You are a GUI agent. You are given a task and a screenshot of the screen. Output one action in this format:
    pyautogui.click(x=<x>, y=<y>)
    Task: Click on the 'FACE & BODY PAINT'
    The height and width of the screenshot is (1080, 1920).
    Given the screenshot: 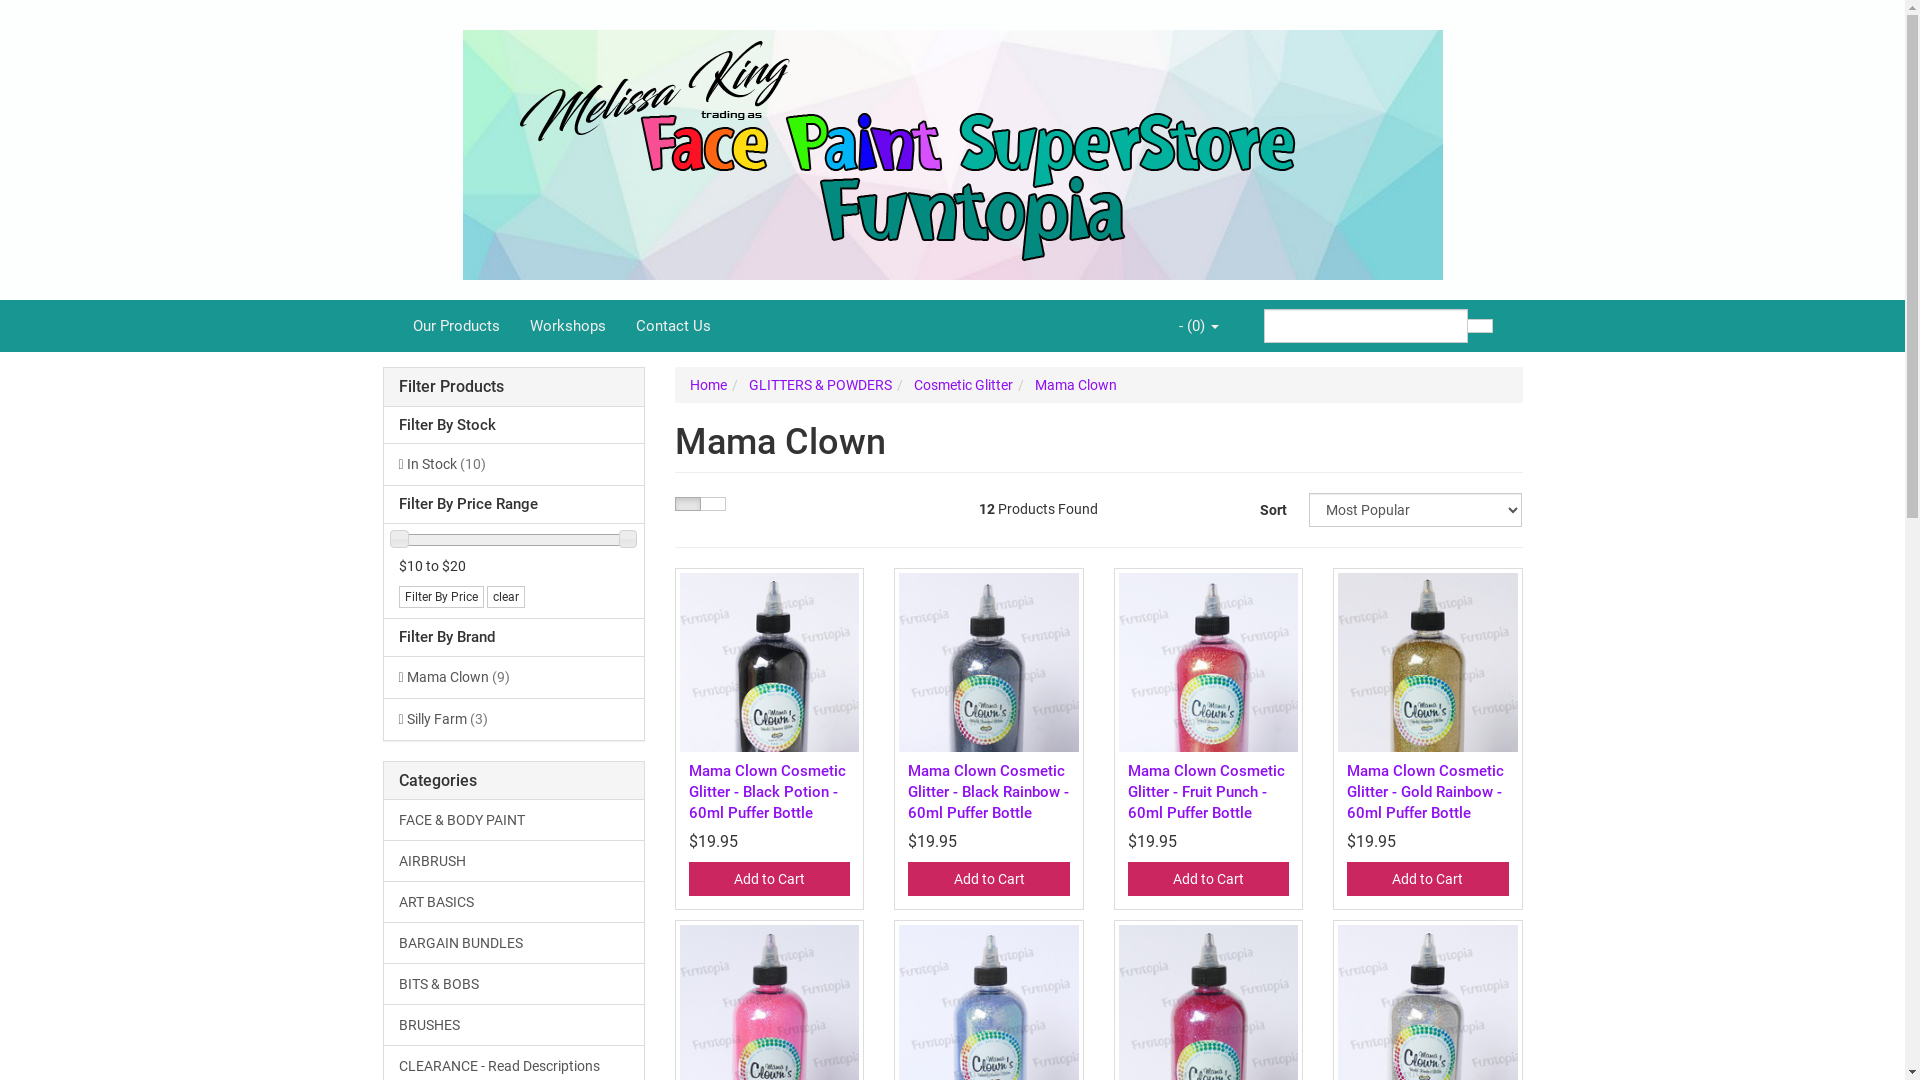 What is the action you would take?
    pyautogui.click(x=384, y=820)
    